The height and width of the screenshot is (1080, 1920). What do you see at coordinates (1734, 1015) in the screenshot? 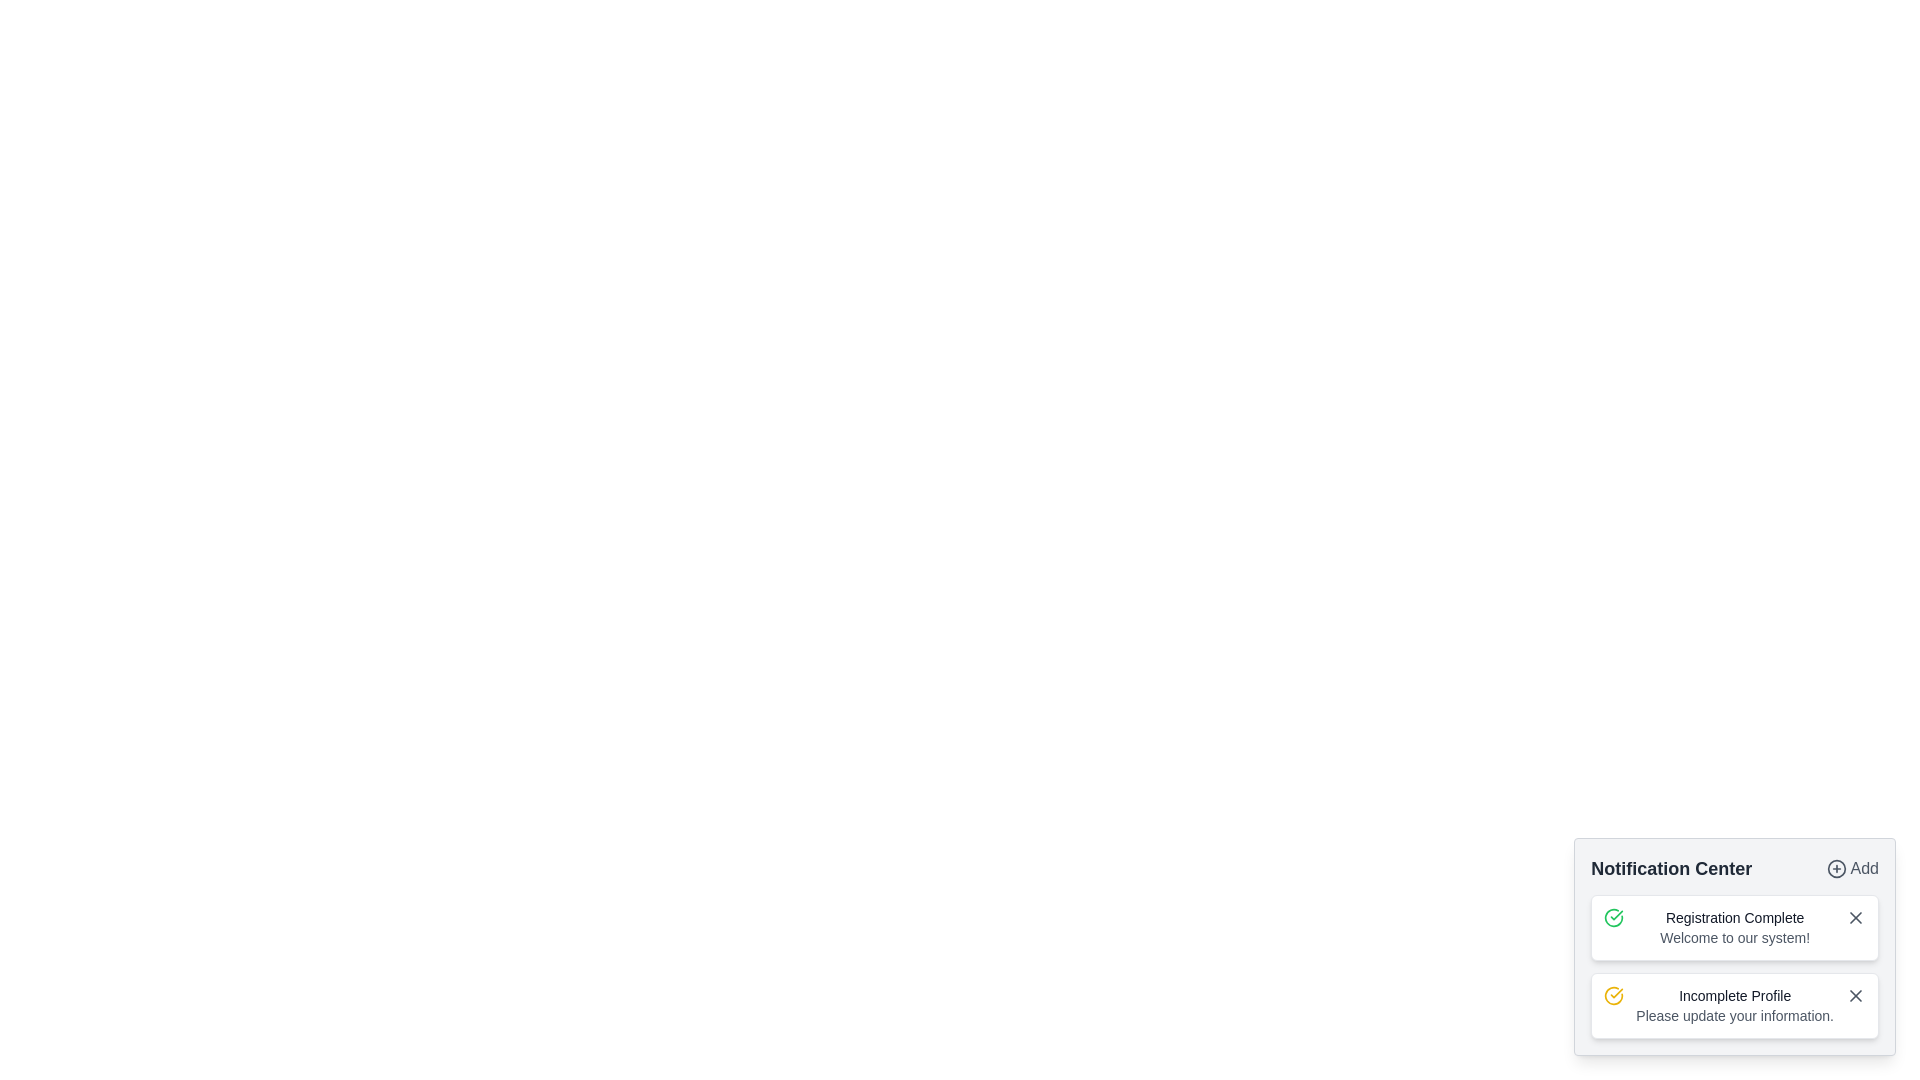
I see `the text element that reads 'Please update your information.' located below the 'Incomplete Profile' heading in the notification section` at bounding box center [1734, 1015].